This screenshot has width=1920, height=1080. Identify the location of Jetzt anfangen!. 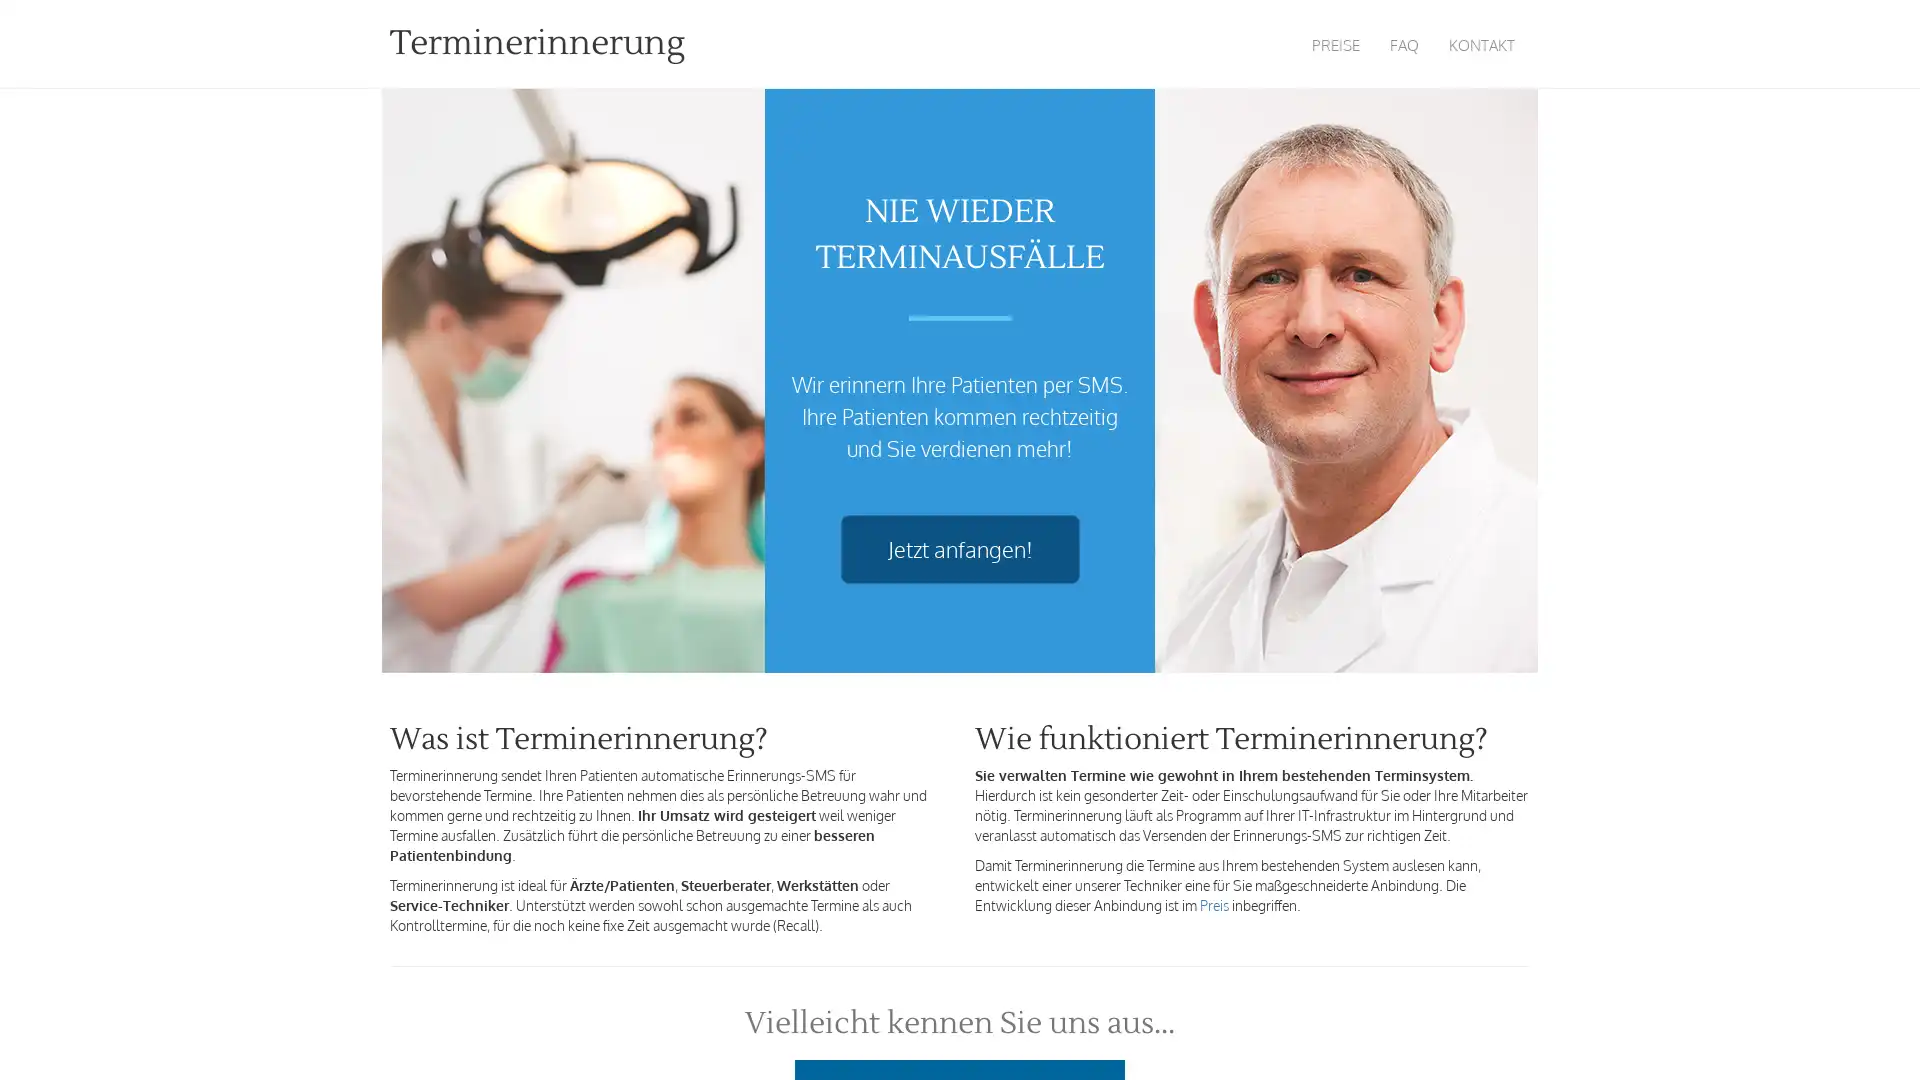
(958, 549).